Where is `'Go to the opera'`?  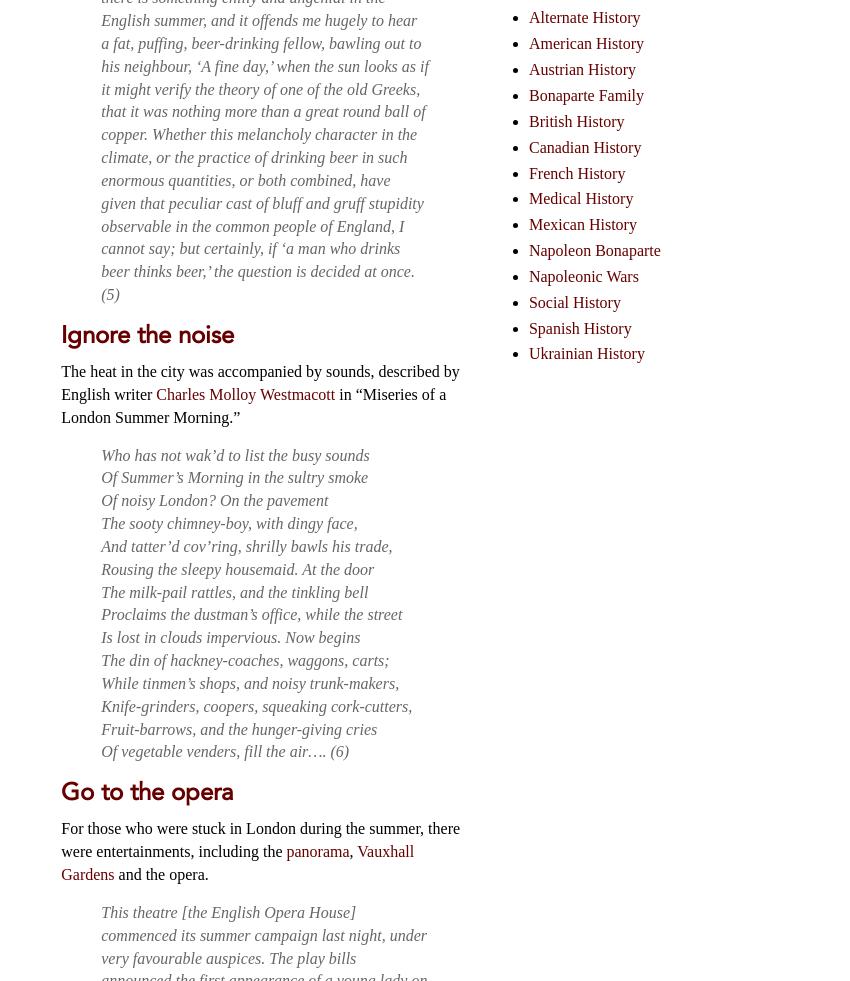 'Go to the opera' is located at coordinates (61, 791).